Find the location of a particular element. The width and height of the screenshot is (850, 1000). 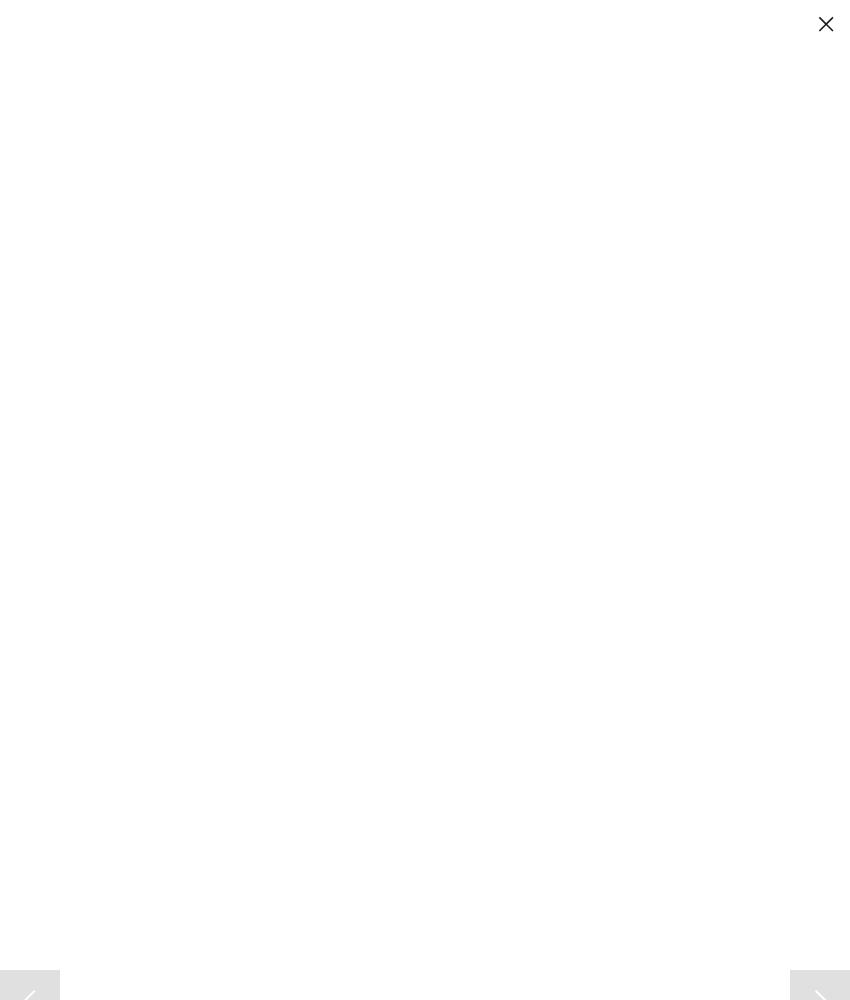

'Photo Store' is located at coordinates (83, 100).